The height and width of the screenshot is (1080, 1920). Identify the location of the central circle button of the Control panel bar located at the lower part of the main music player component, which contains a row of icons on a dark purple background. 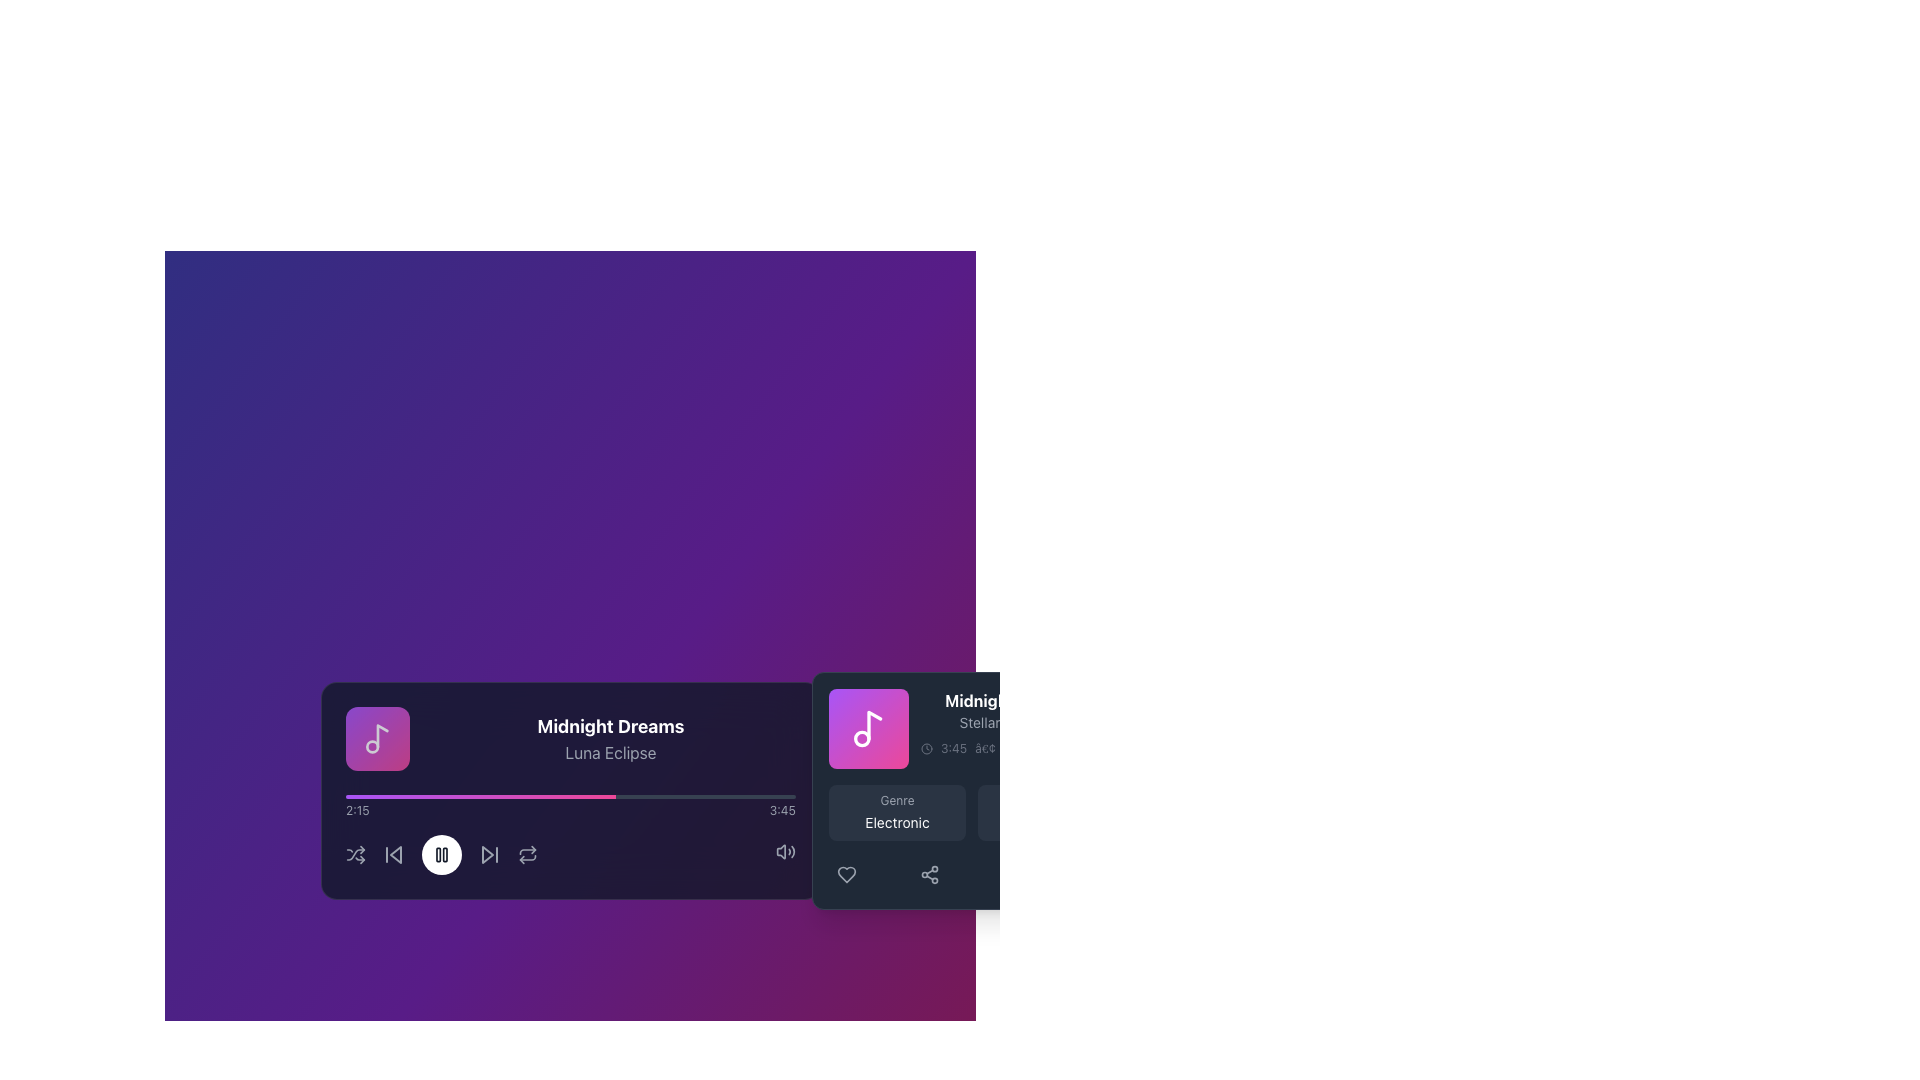
(569, 855).